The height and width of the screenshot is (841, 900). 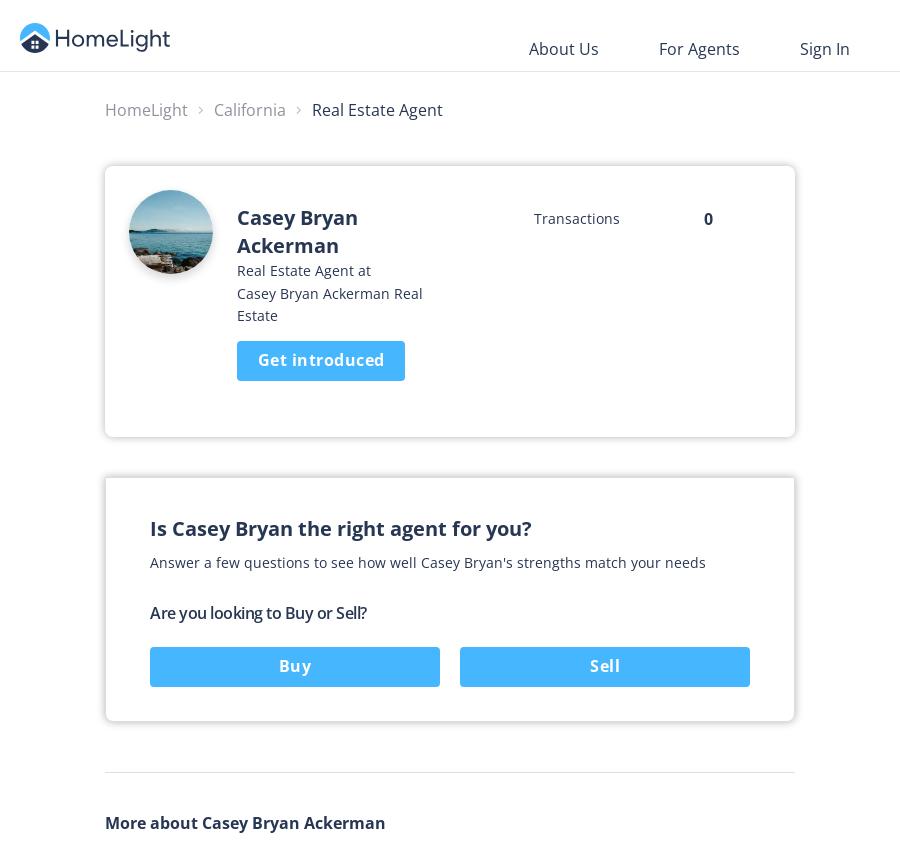 I want to click on 'Get introduced', so click(x=319, y=359).